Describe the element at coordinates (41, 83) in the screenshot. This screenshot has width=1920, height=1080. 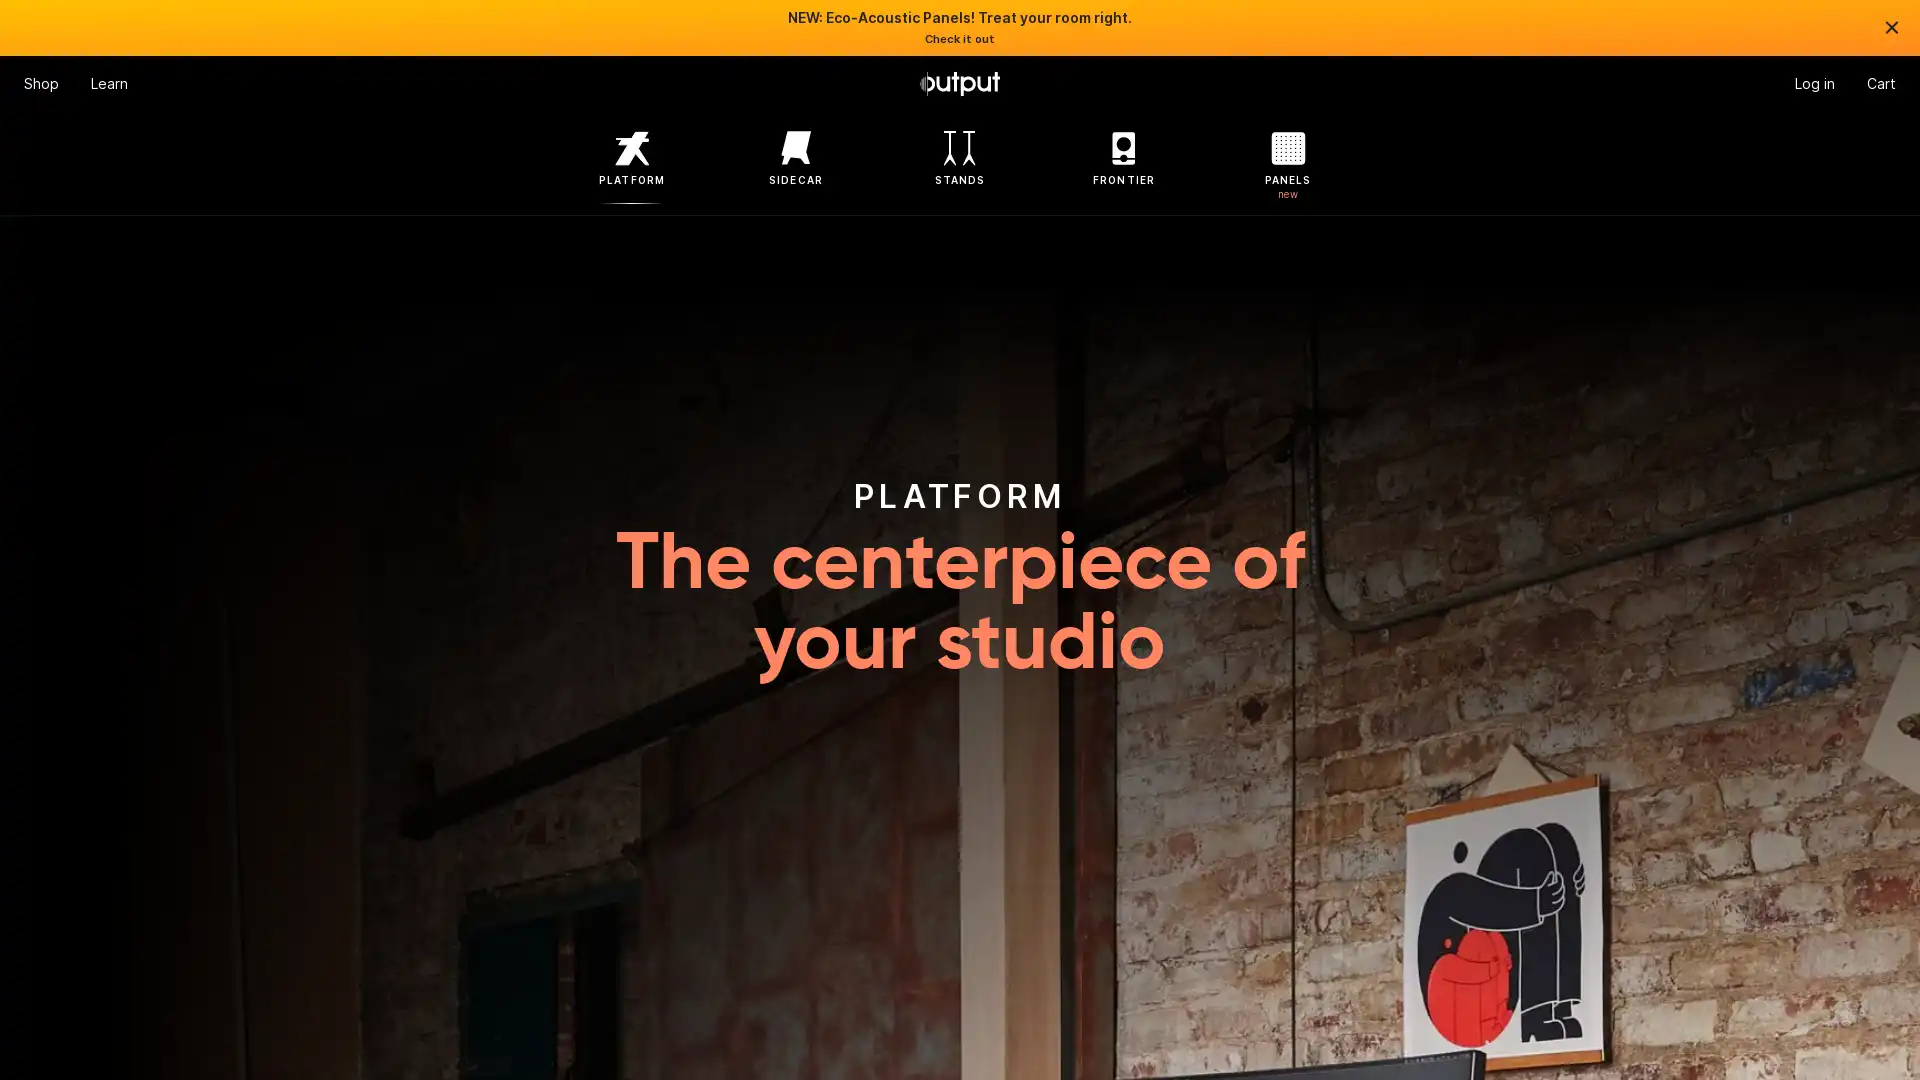
I see `Menu` at that location.